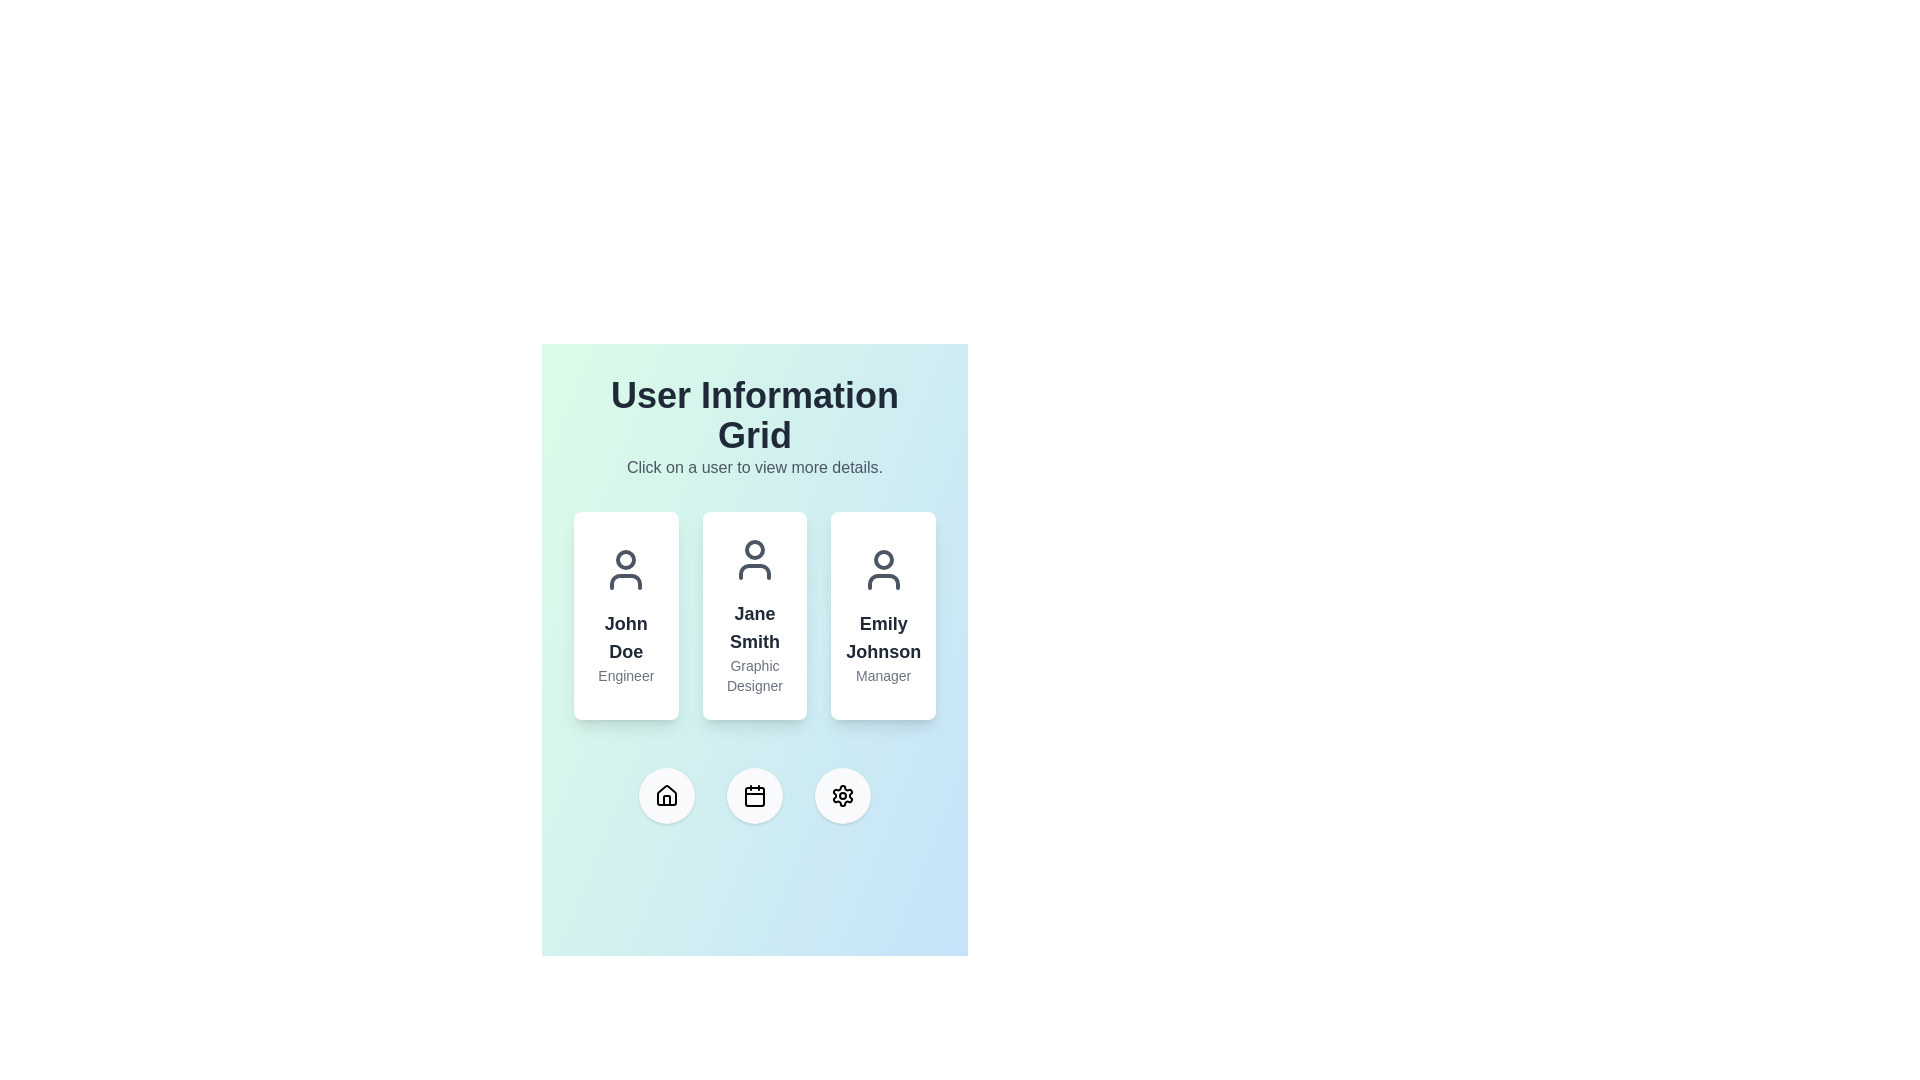 Image resolution: width=1920 pixels, height=1080 pixels. What do you see at coordinates (882, 637) in the screenshot?
I see `the text label that displays the name of a person, located in the third card of a three-card grid layout, positioned beneath an icon and above a smaller text label that reads 'Manager'` at bounding box center [882, 637].